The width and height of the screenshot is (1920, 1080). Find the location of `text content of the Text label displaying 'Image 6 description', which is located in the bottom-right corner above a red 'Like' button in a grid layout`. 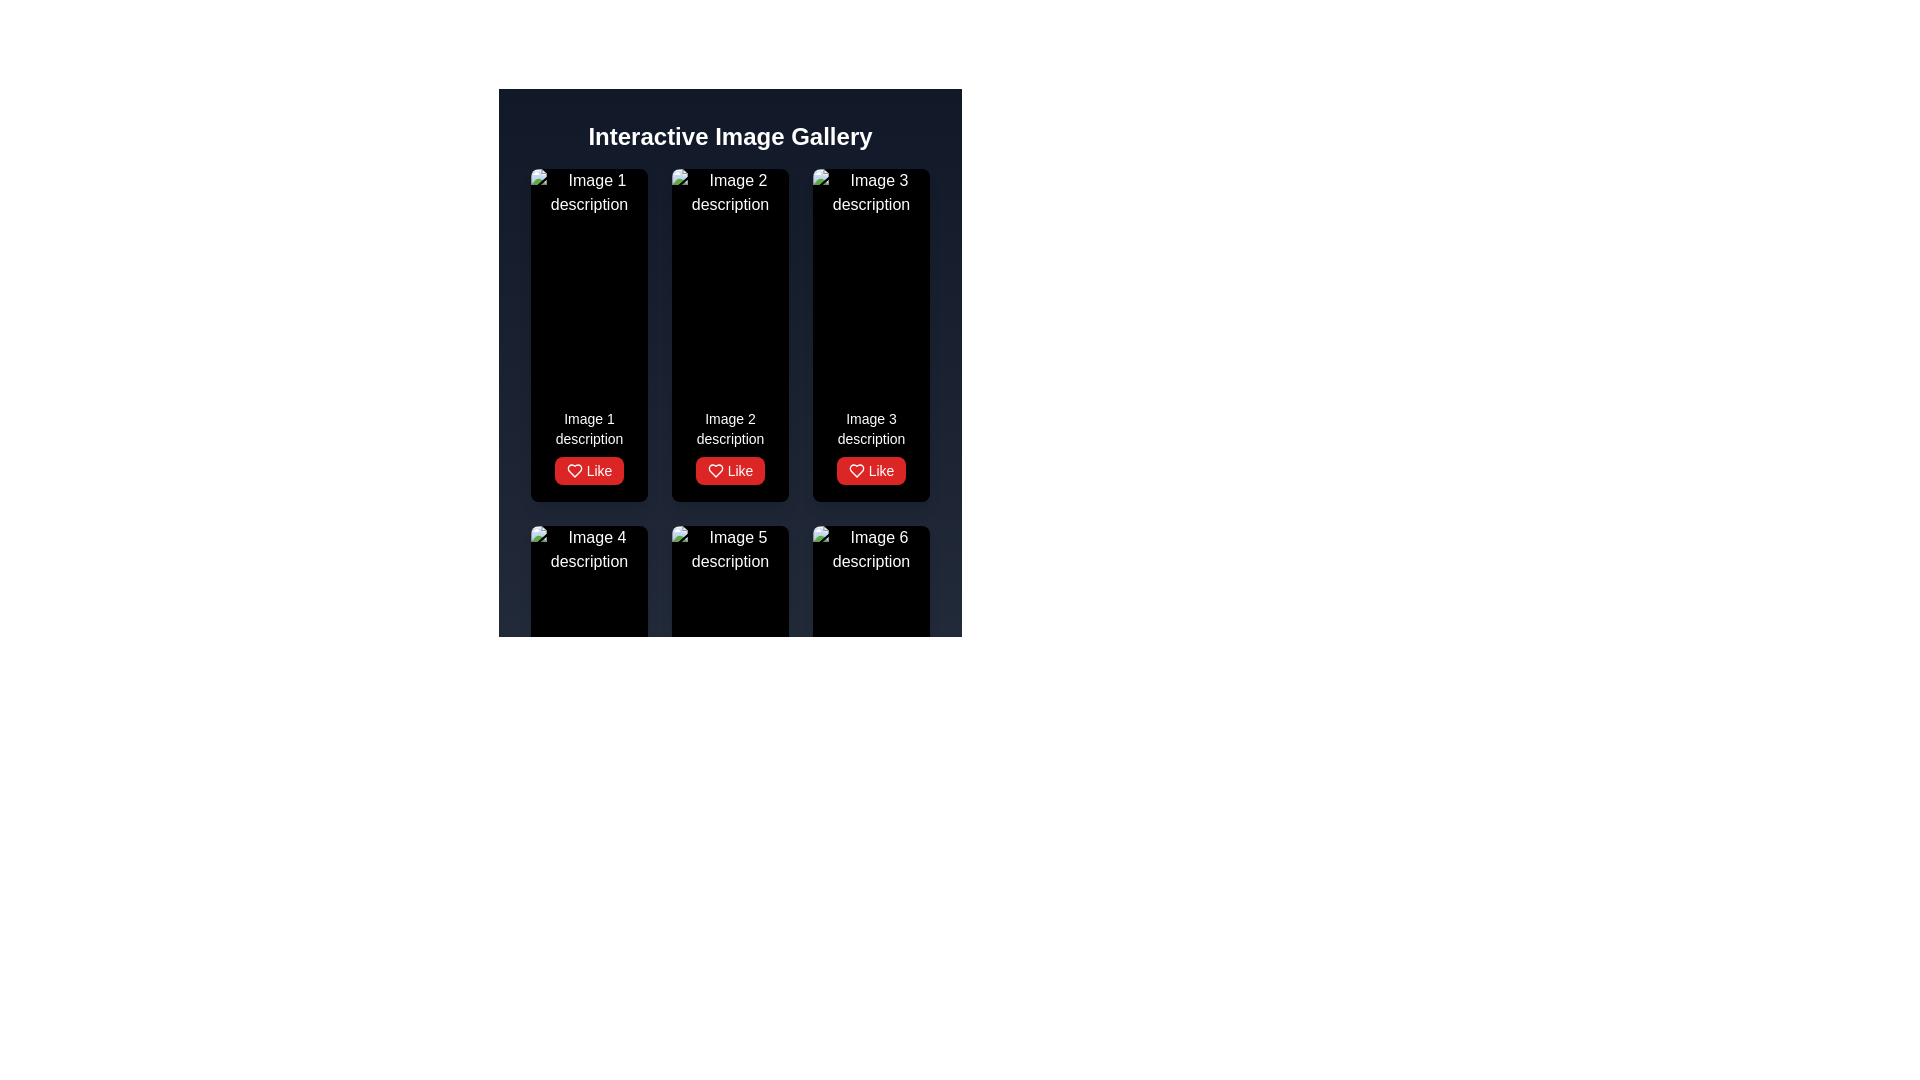

text content of the Text label displaying 'Image 6 description', which is located in the bottom-right corner above a red 'Like' button in a grid layout is located at coordinates (871, 785).